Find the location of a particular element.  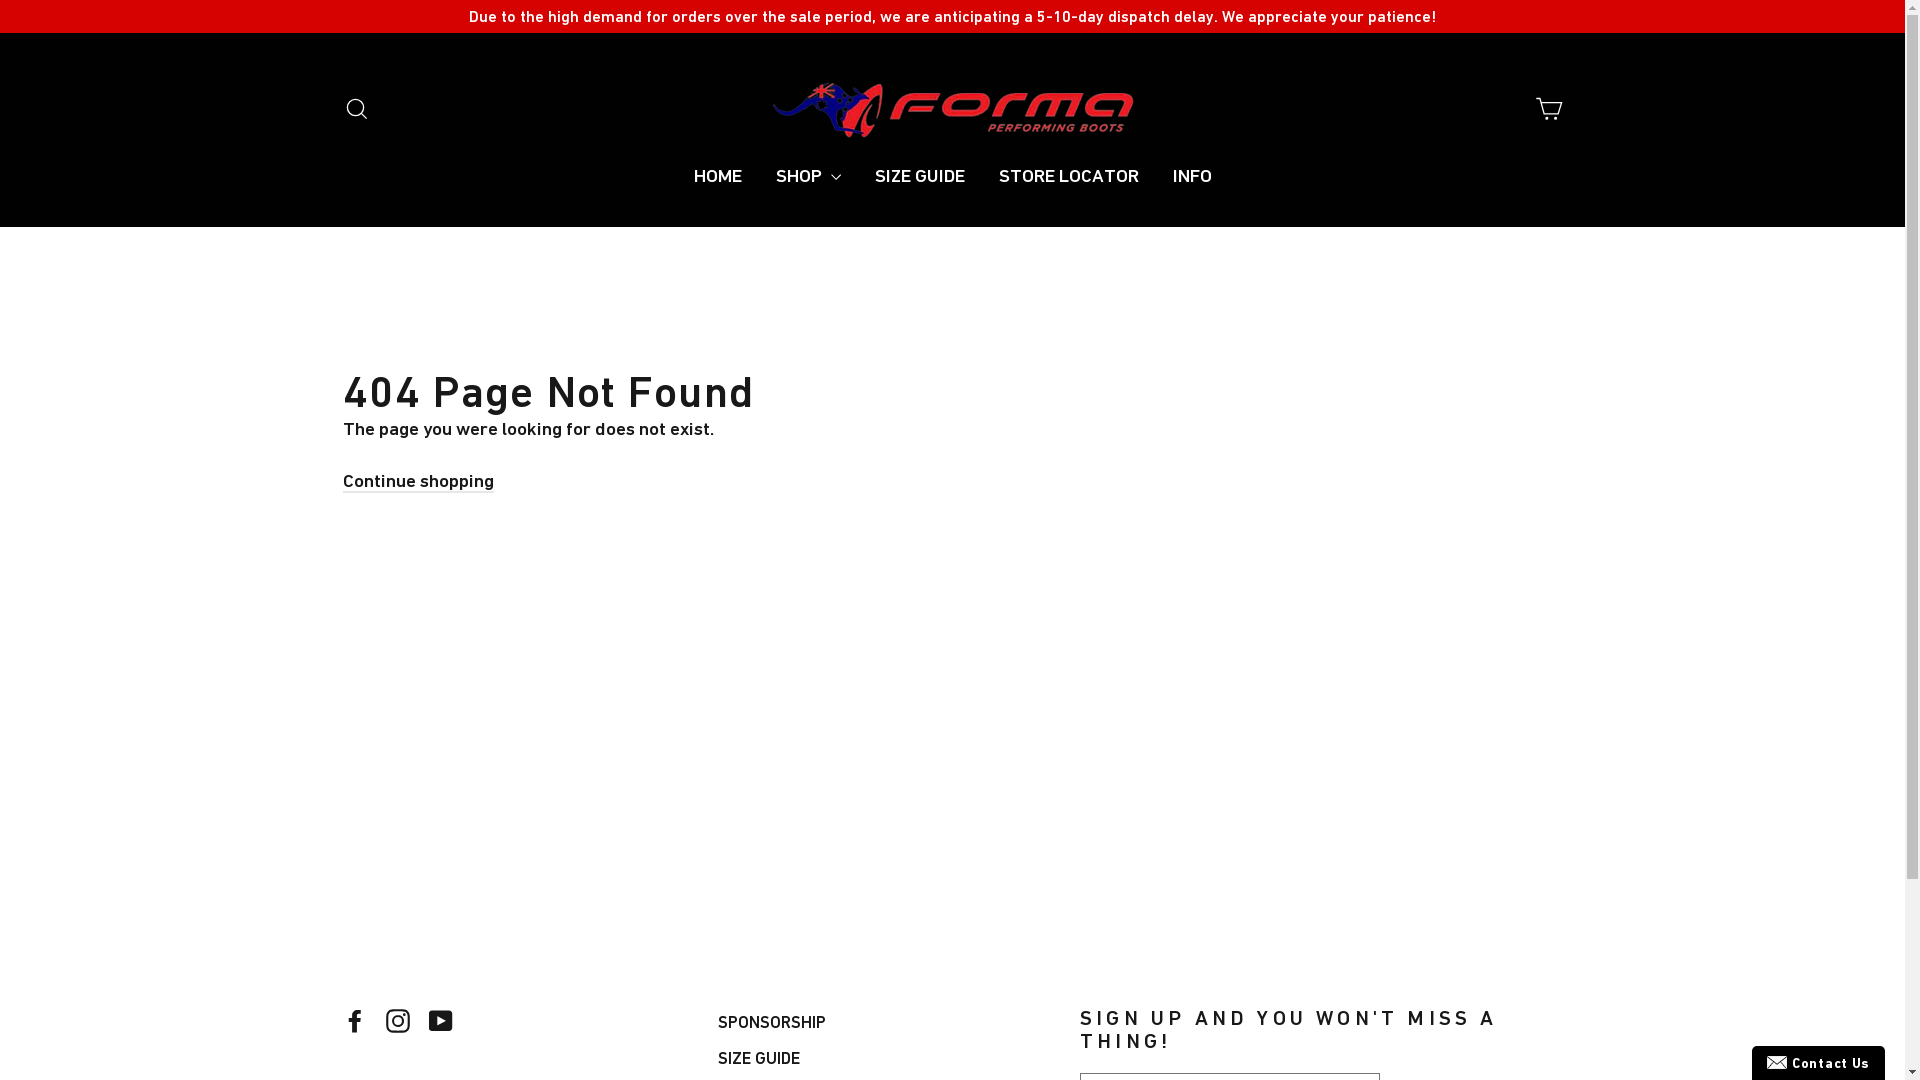

'SIZE GUIDE' is located at coordinates (718, 1058).